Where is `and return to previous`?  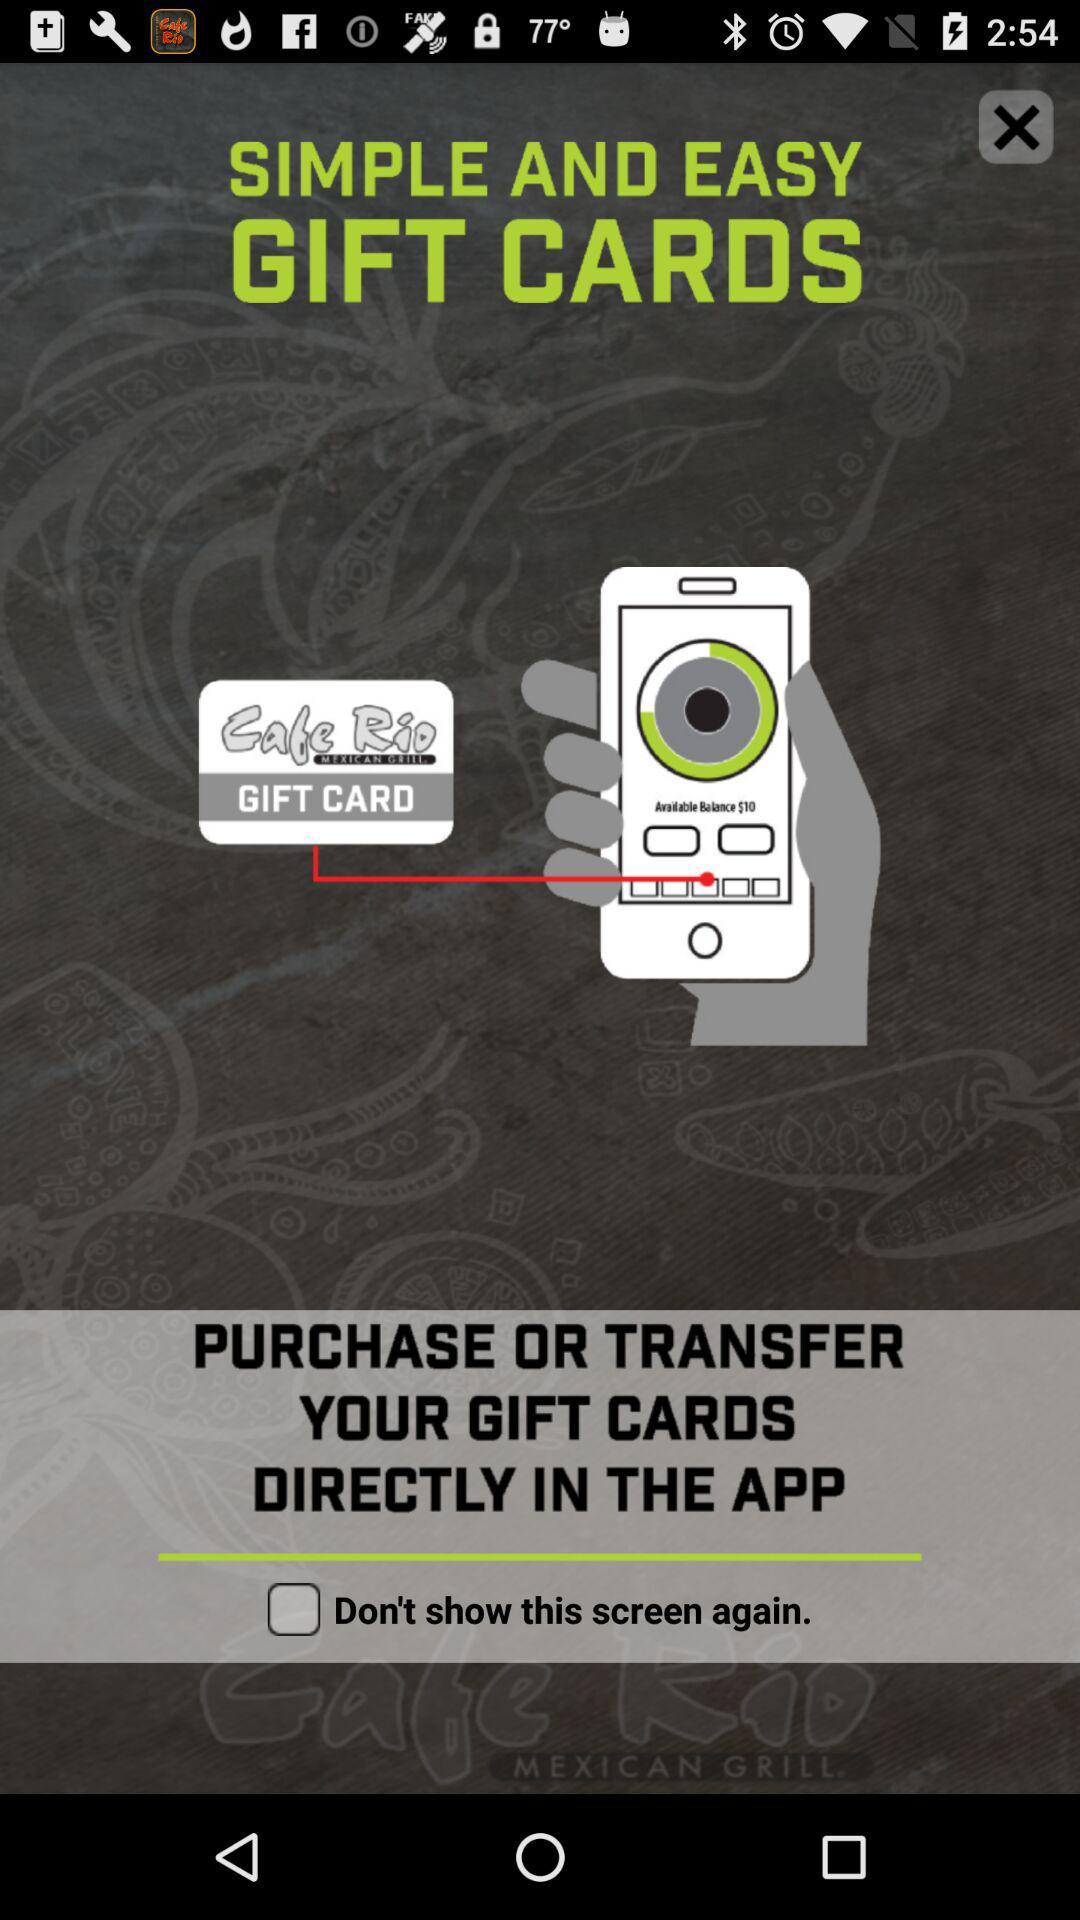 and return to previous is located at coordinates (1016, 125).